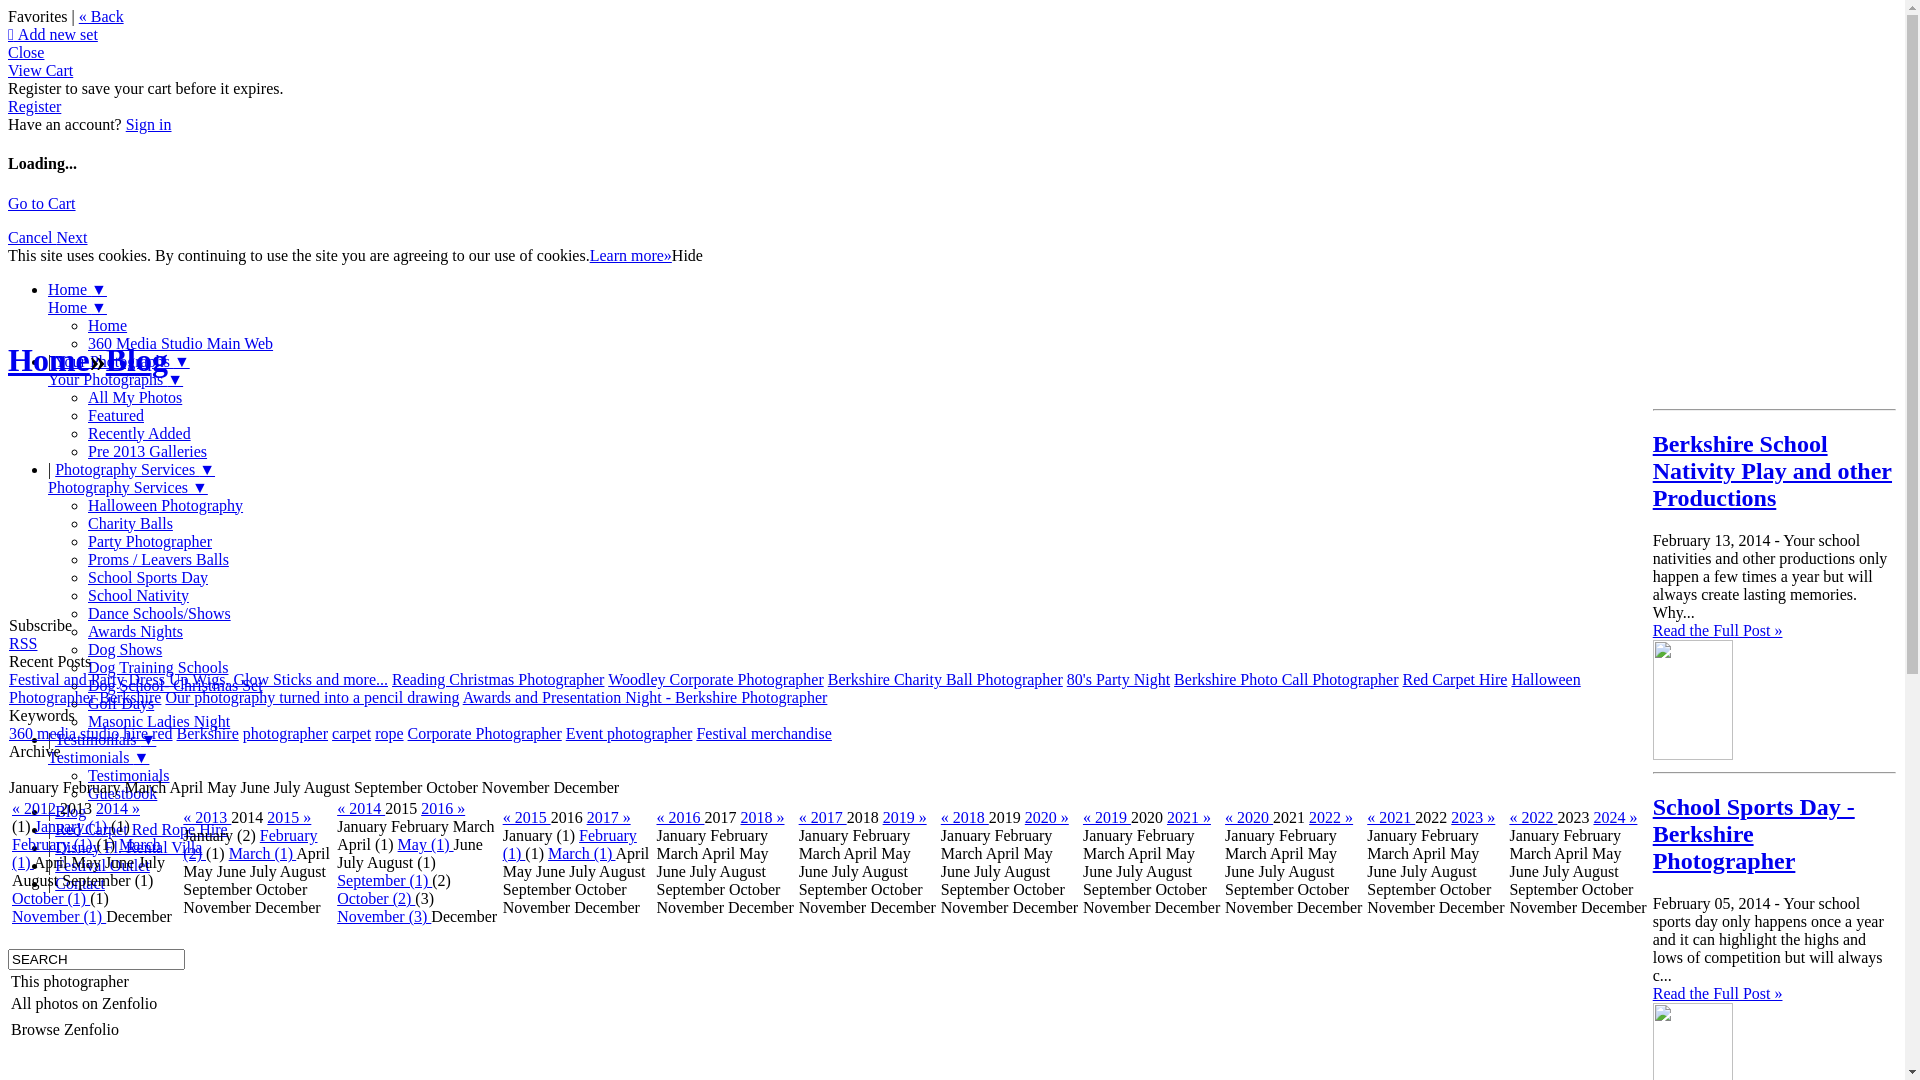 The height and width of the screenshot is (1080, 1920). What do you see at coordinates (157, 559) in the screenshot?
I see `'Proms / Leavers Balls'` at bounding box center [157, 559].